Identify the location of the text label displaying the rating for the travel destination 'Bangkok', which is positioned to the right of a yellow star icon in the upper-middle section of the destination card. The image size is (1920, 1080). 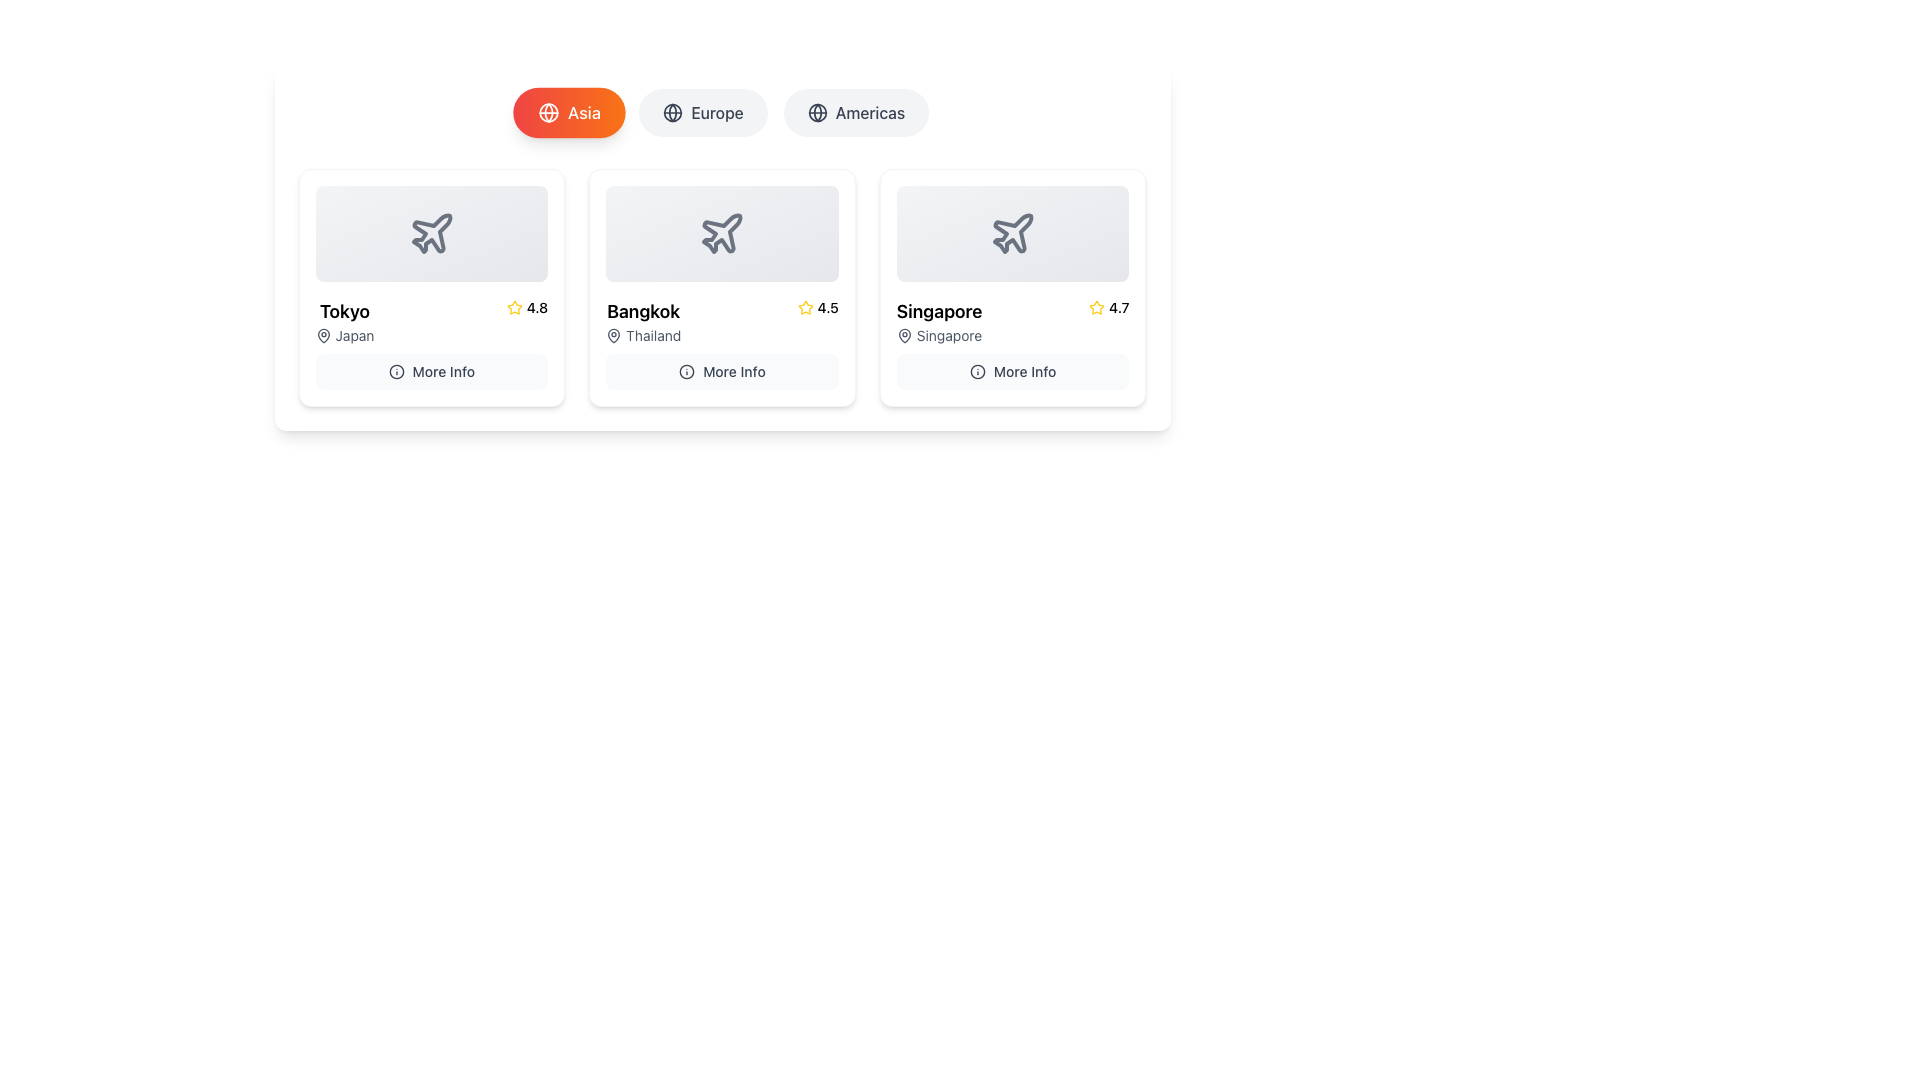
(828, 308).